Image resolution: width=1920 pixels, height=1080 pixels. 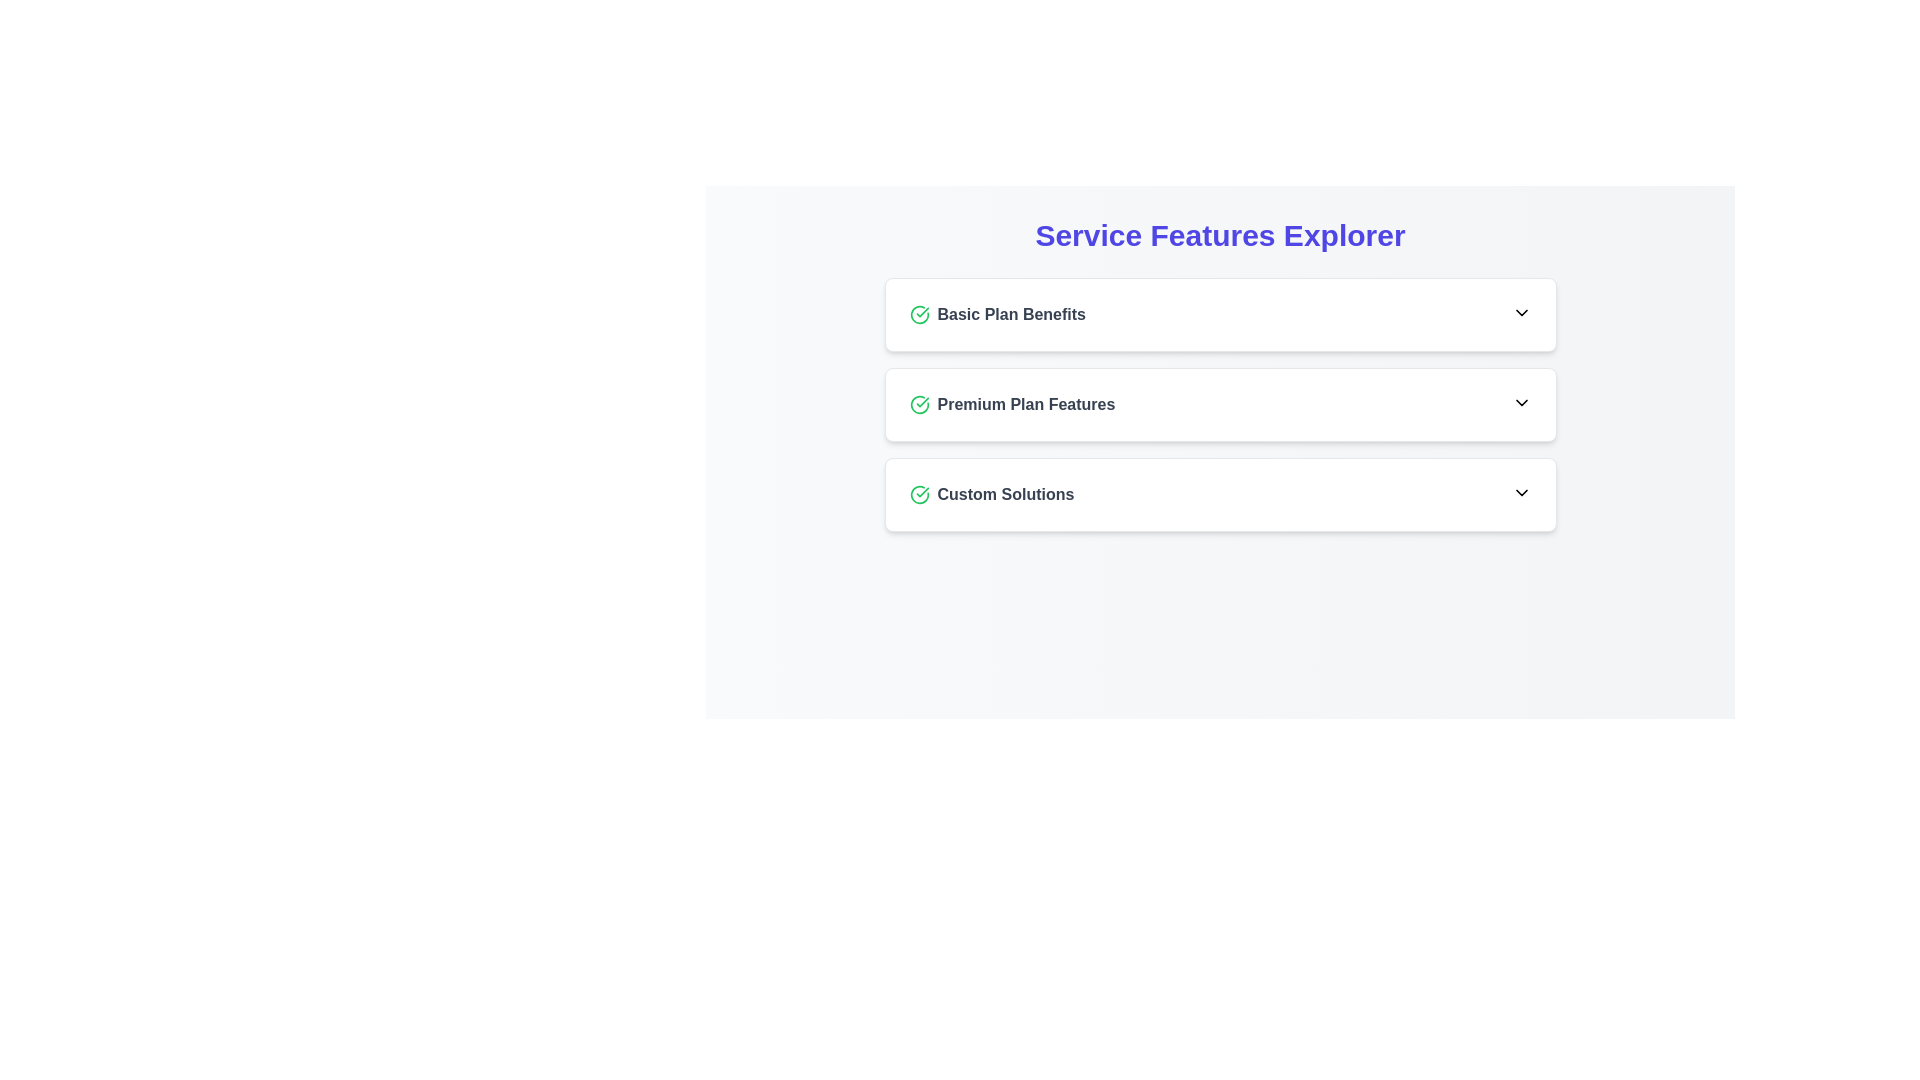 What do you see at coordinates (1026, 405) in the screenshot?
I see `the text label indicating 'Premium Plan Features', which is the second item in a vertical list between 'Basic Plan Benefits' and 'Custom Solutions'` at bounding box center [1026, 405].